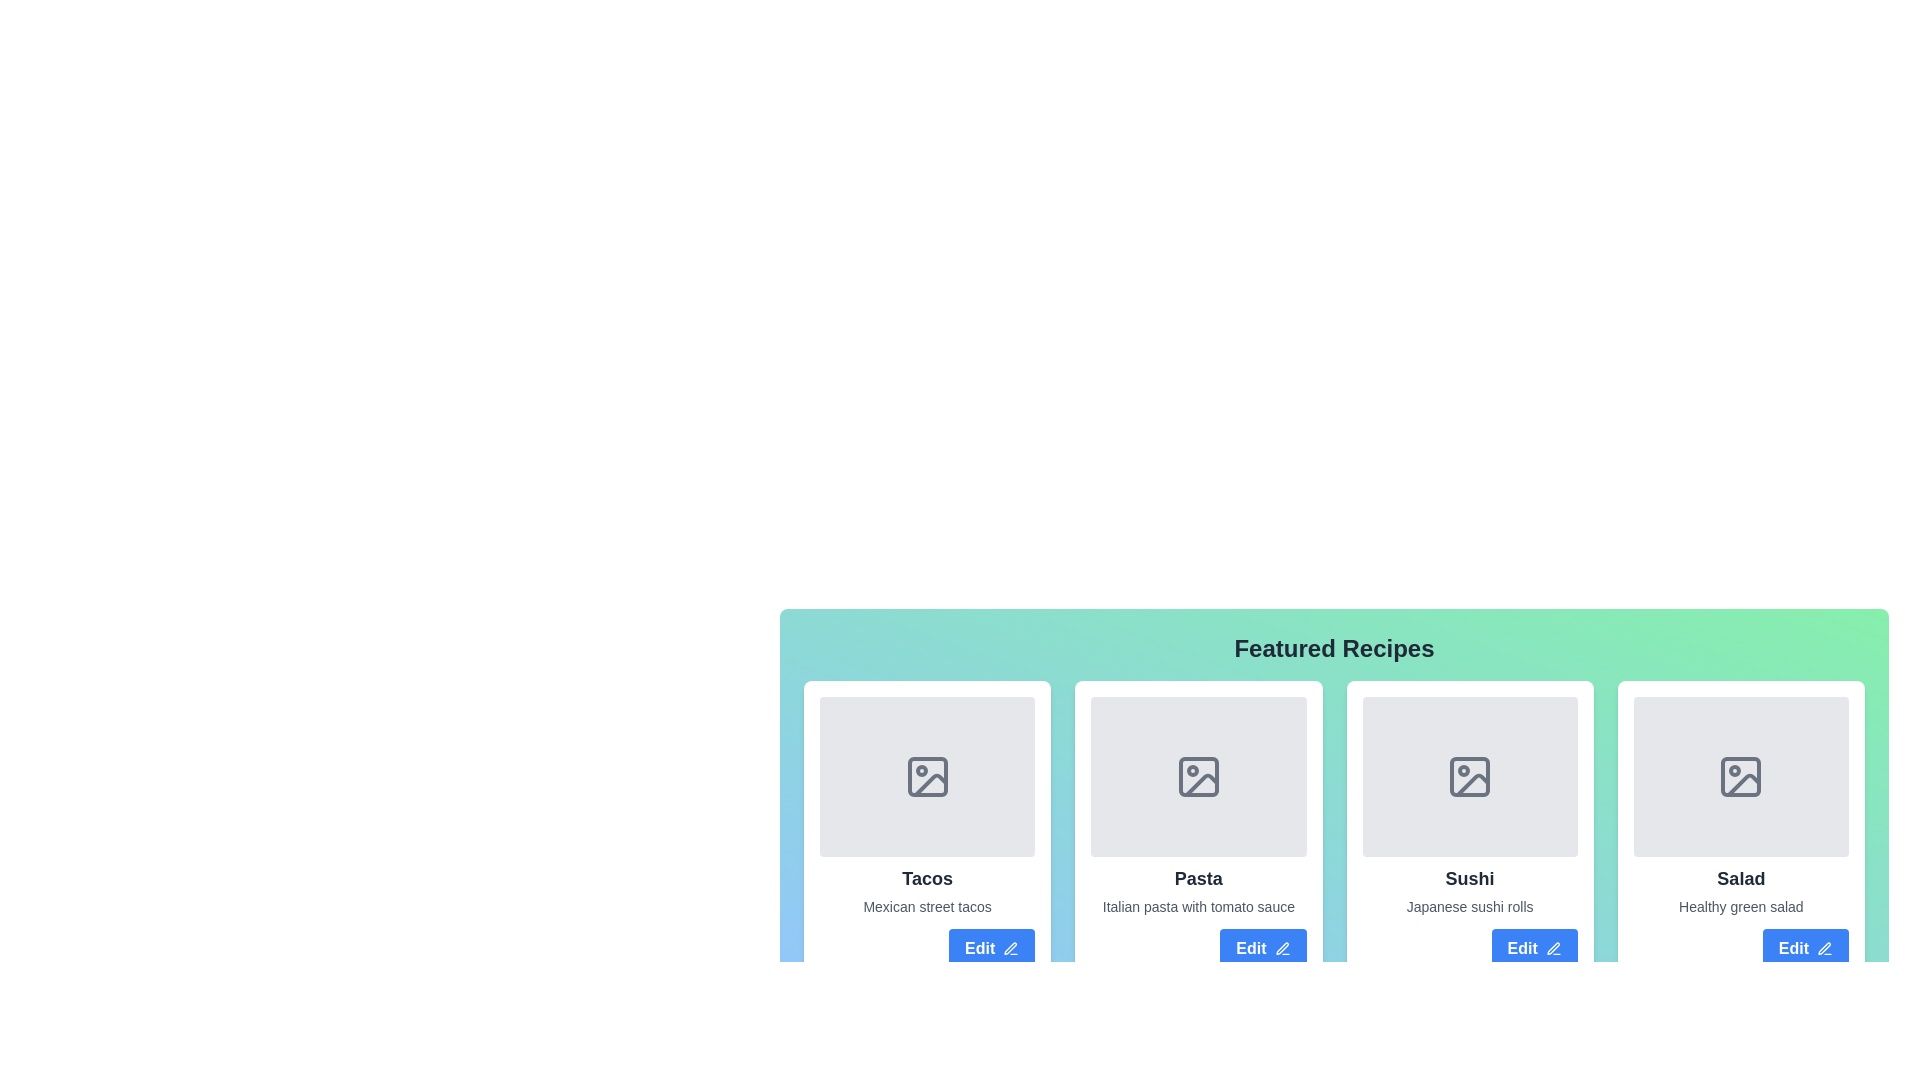 Image resolution: width=1920 pixels, height=1080 pixels. Describe the element at coordinates (1740, 878) in the screenshot. I see `text label 'Salad' which is styled in bold and located within the fourth card of the 'Featured Recipes' section, positioned above the description 'Healthy green salad'` at that location.